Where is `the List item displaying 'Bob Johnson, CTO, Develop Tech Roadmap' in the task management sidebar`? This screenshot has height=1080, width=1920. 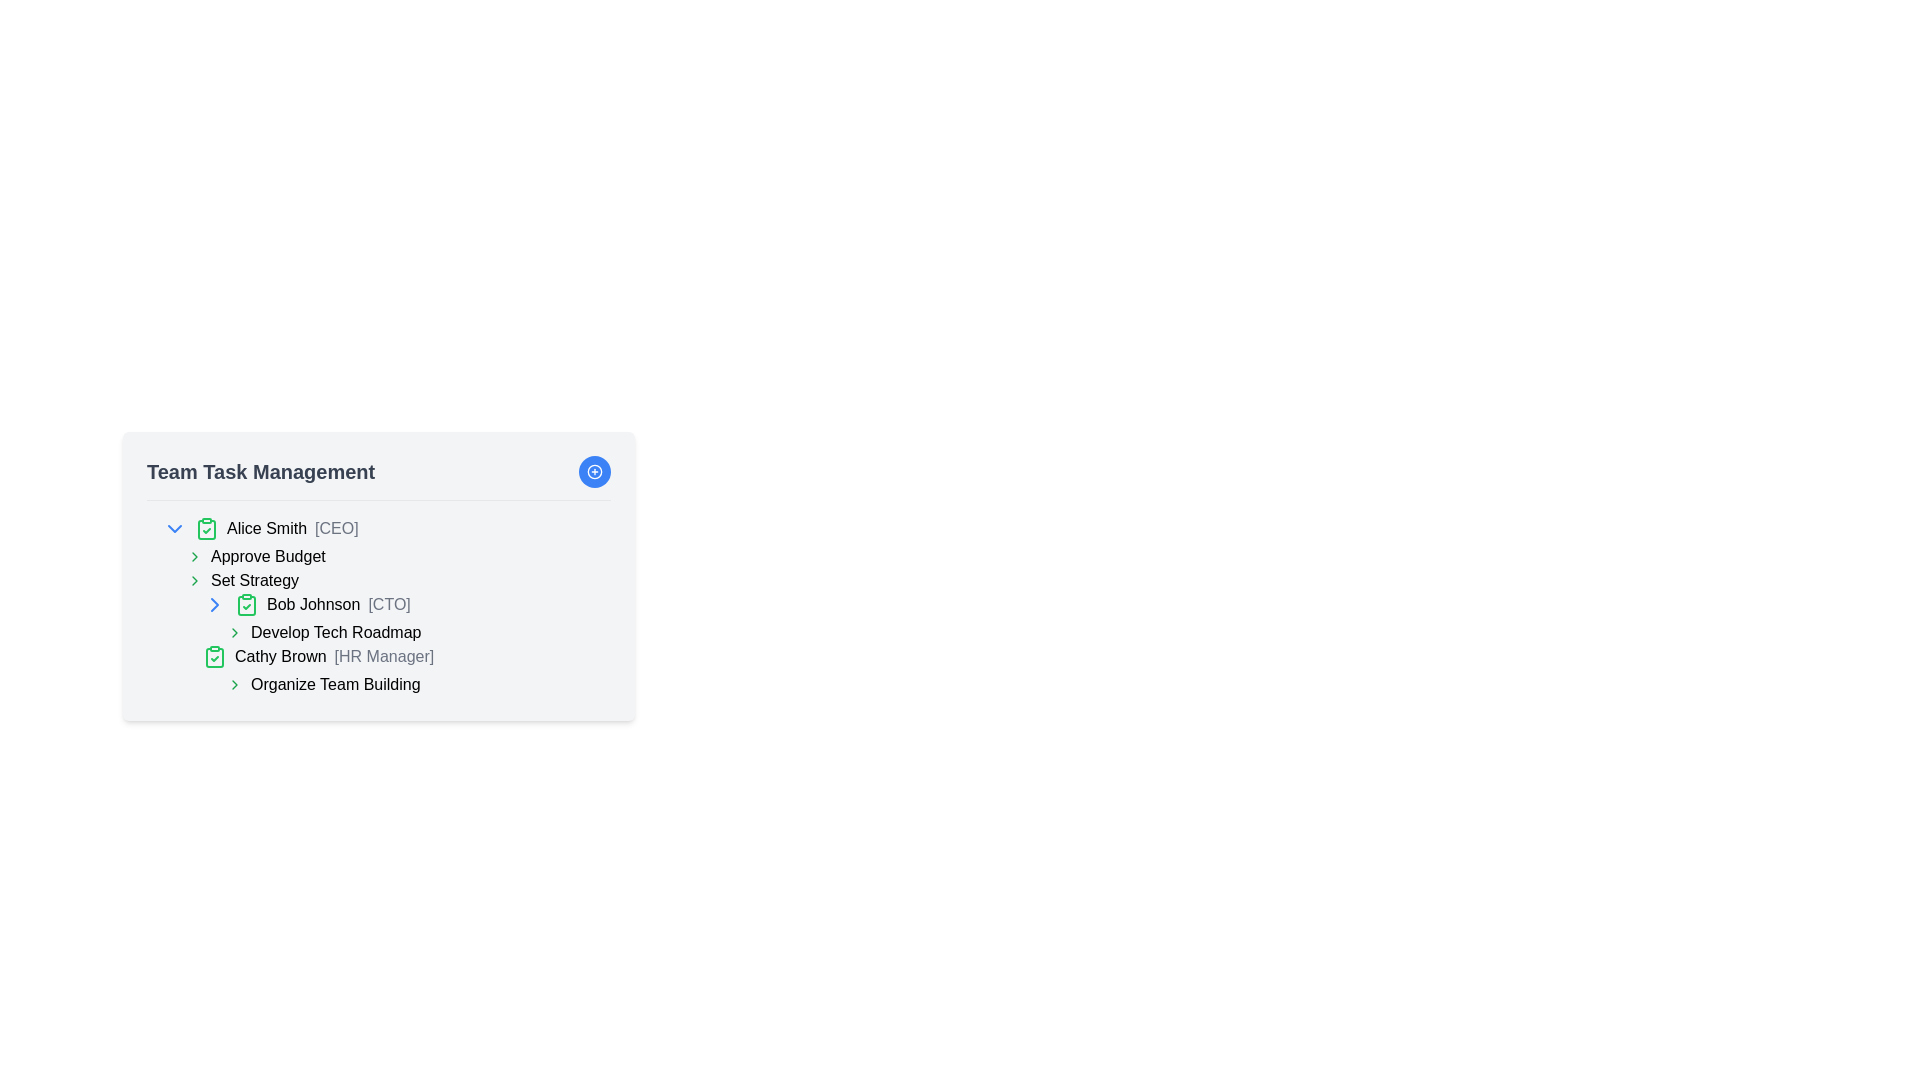 the List item displaying 'Bob Johnson, CTO, Develop Tech Roadmap' in the task management sidebar is located at coordinates (387, 644).